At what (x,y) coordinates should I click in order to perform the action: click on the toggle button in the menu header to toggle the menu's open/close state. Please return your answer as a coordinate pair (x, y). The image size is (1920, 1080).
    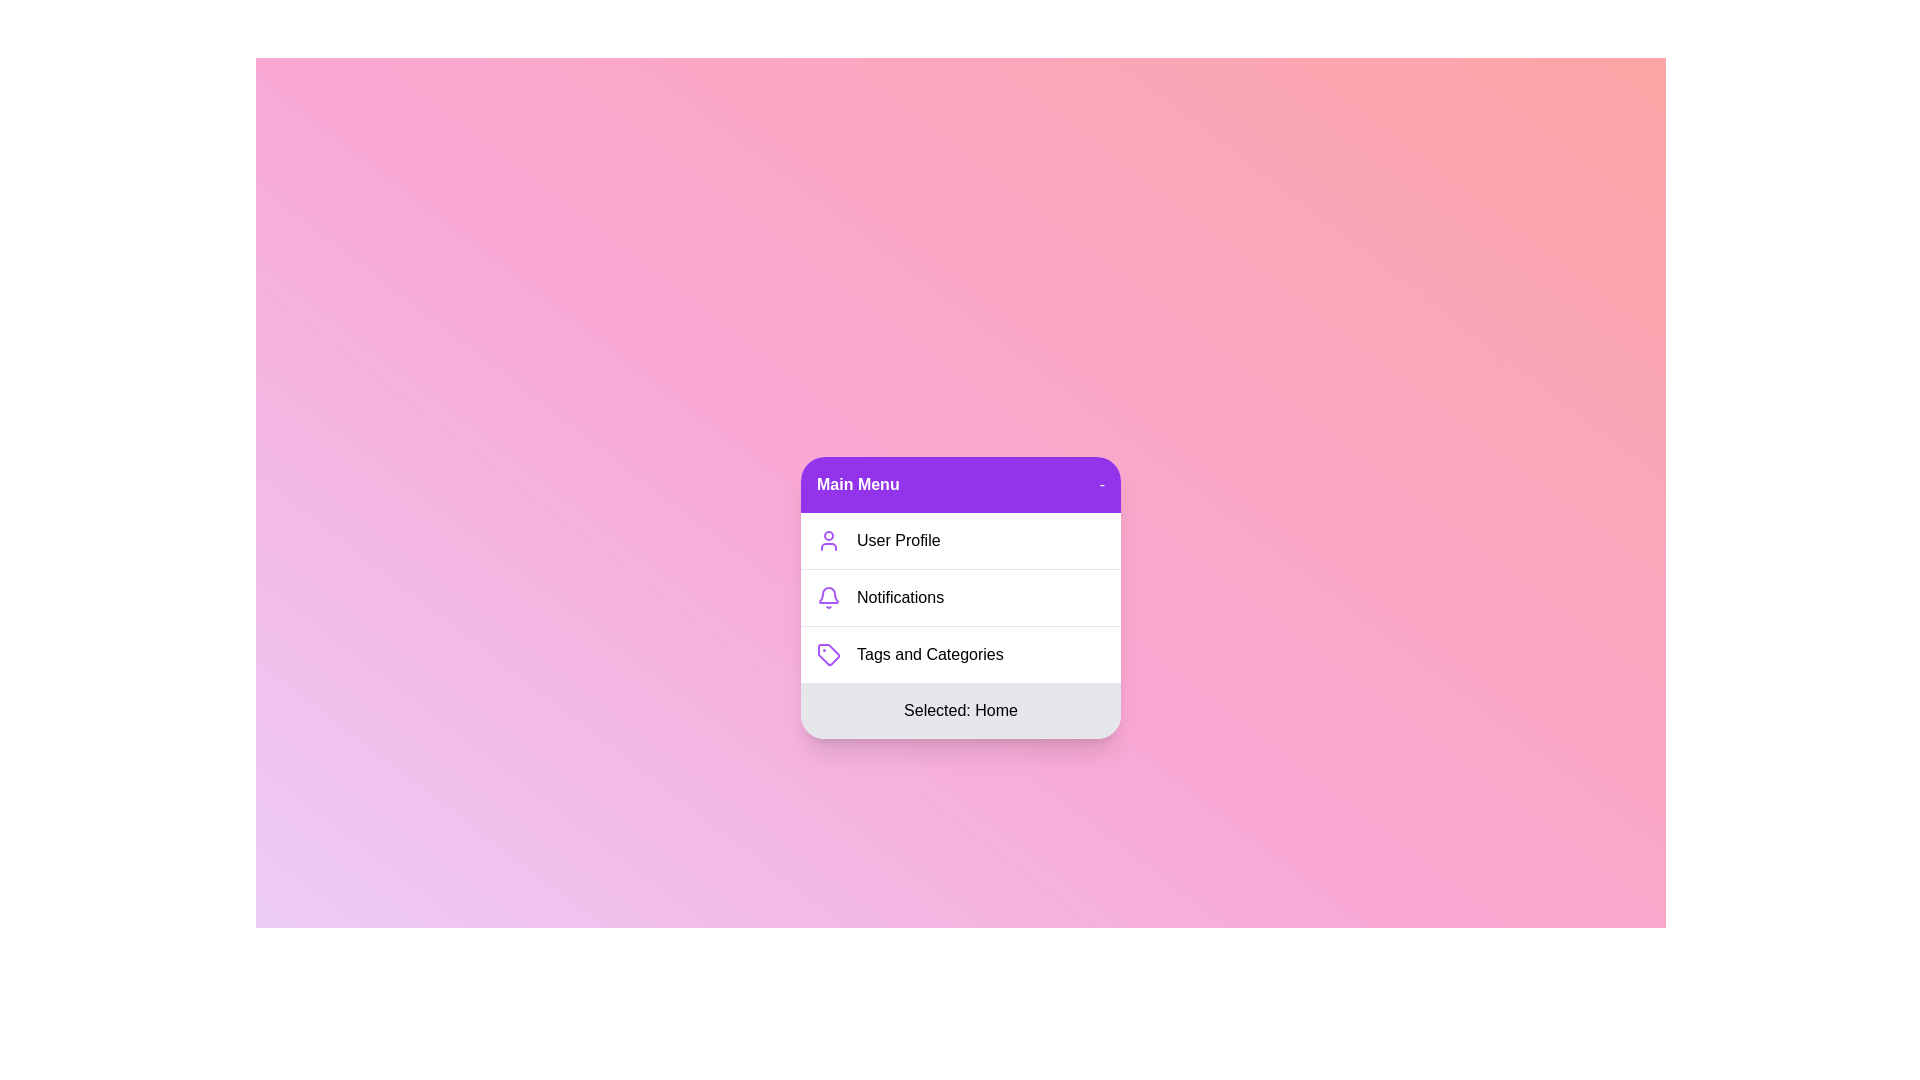
    Looking at the image, I should click on (1101, 485).